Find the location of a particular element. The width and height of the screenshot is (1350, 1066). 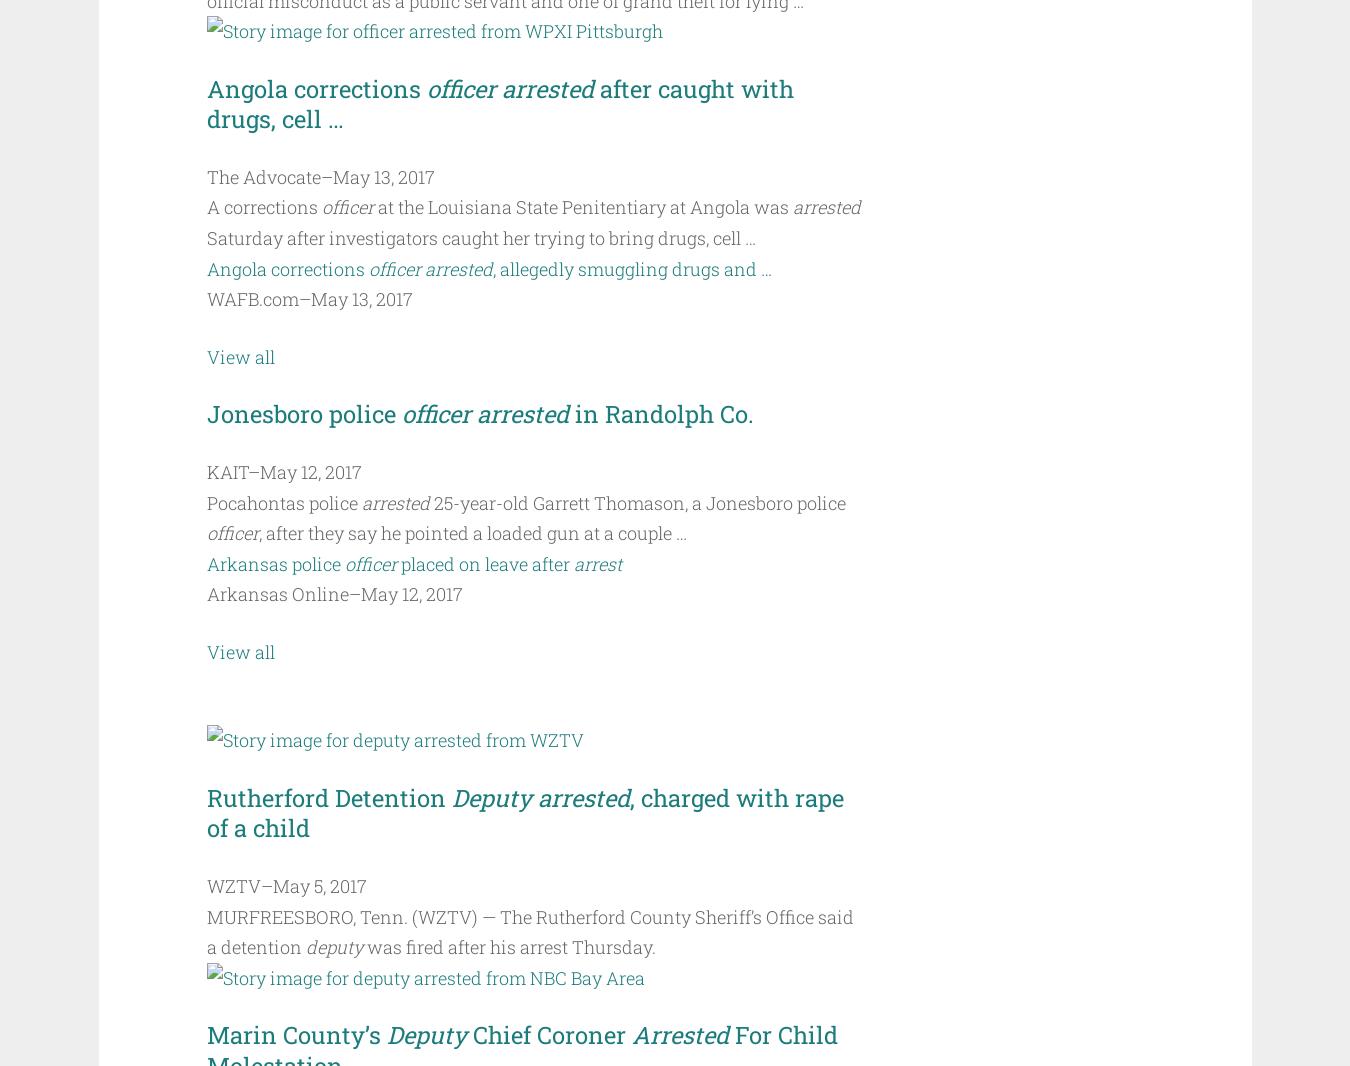

'KAIT' is located at coordinates (206, 472).